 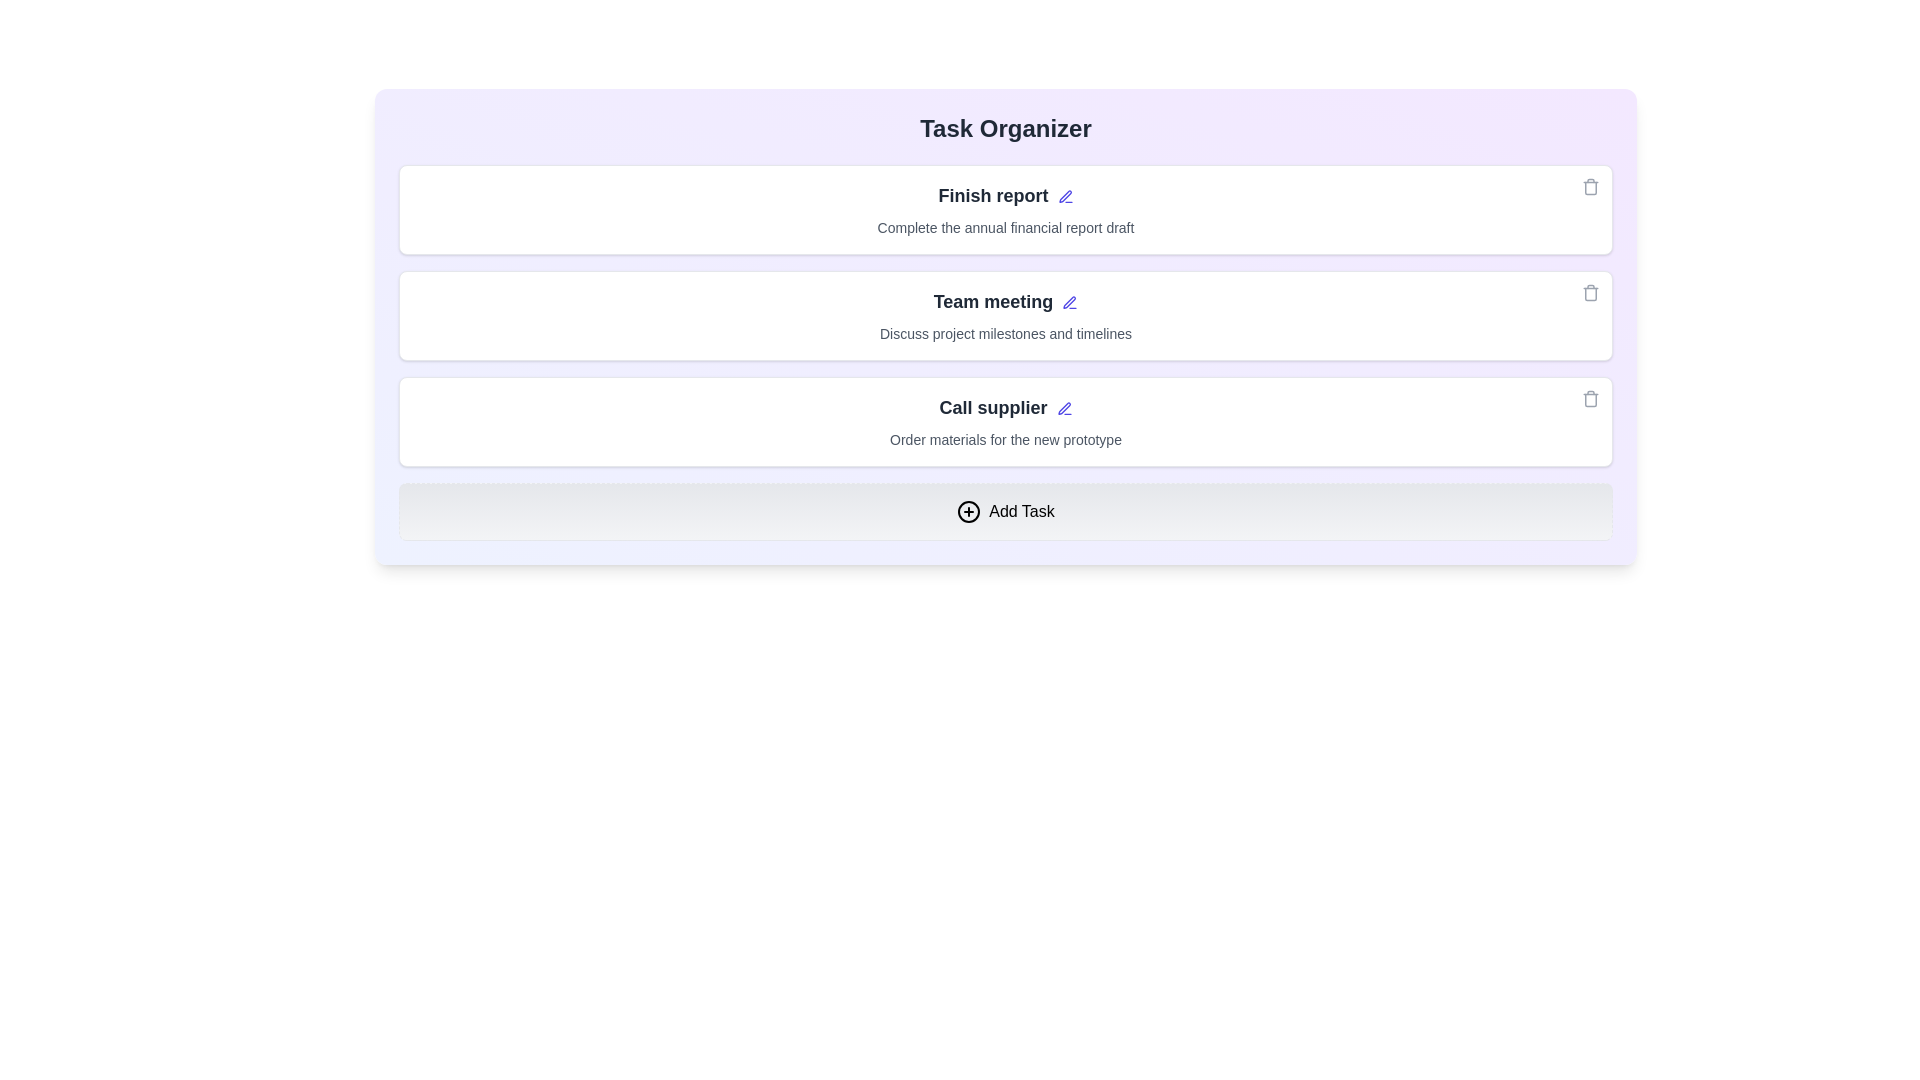 I want to click on the edit icon next to the task title 'Finish report', so click(x=1064, y=197).